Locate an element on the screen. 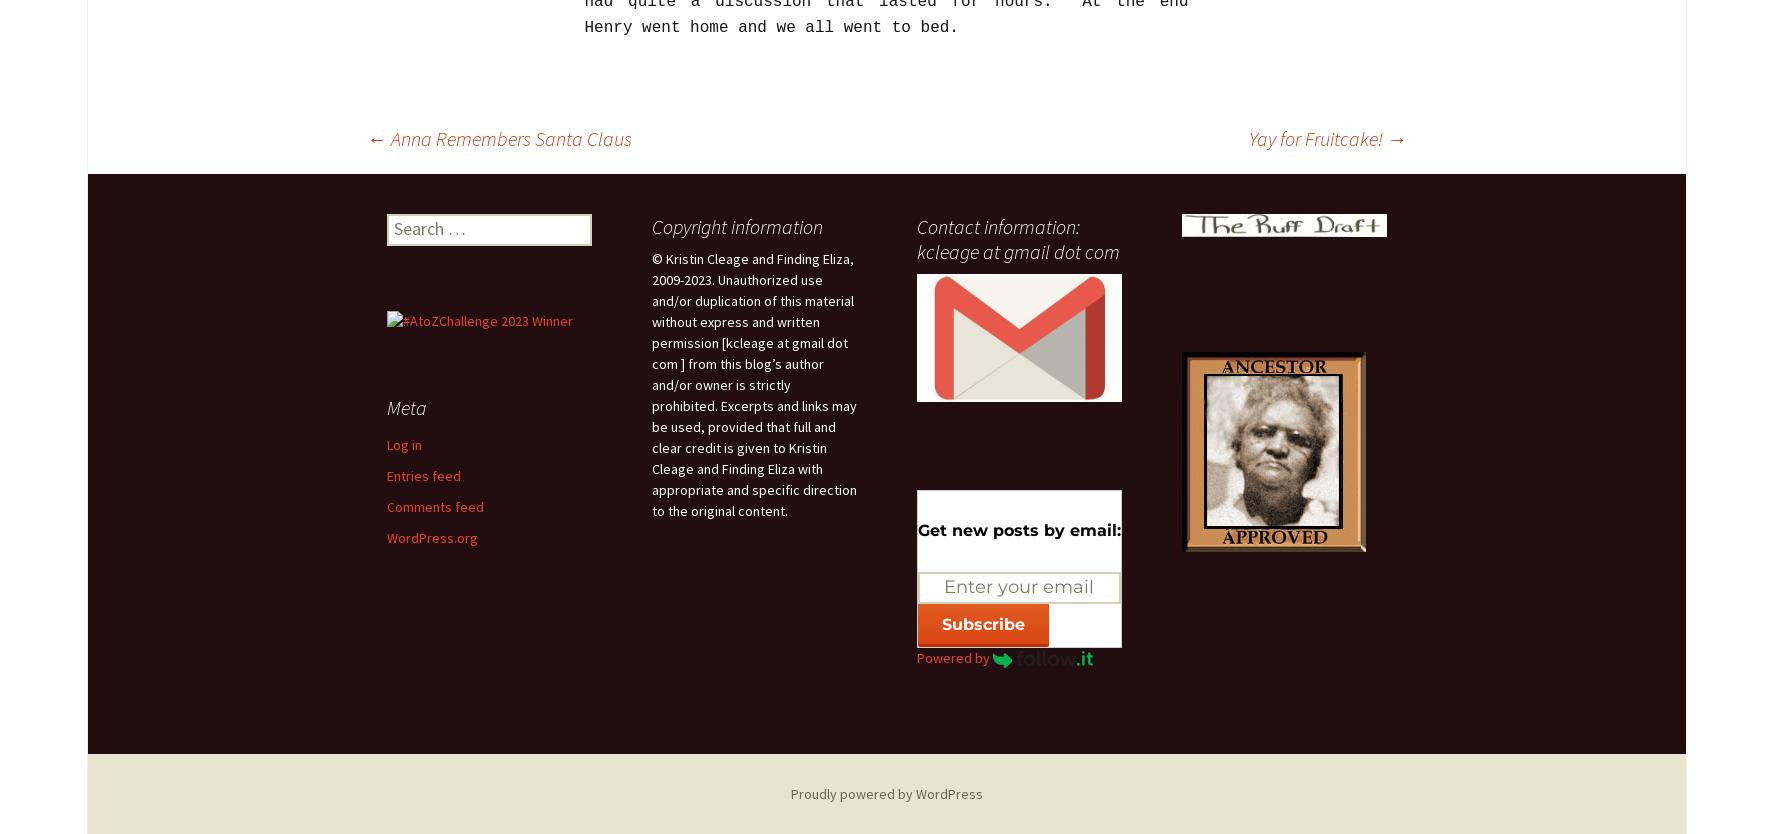  'My Poetry Blog' is located at coordinates (1229, 249).